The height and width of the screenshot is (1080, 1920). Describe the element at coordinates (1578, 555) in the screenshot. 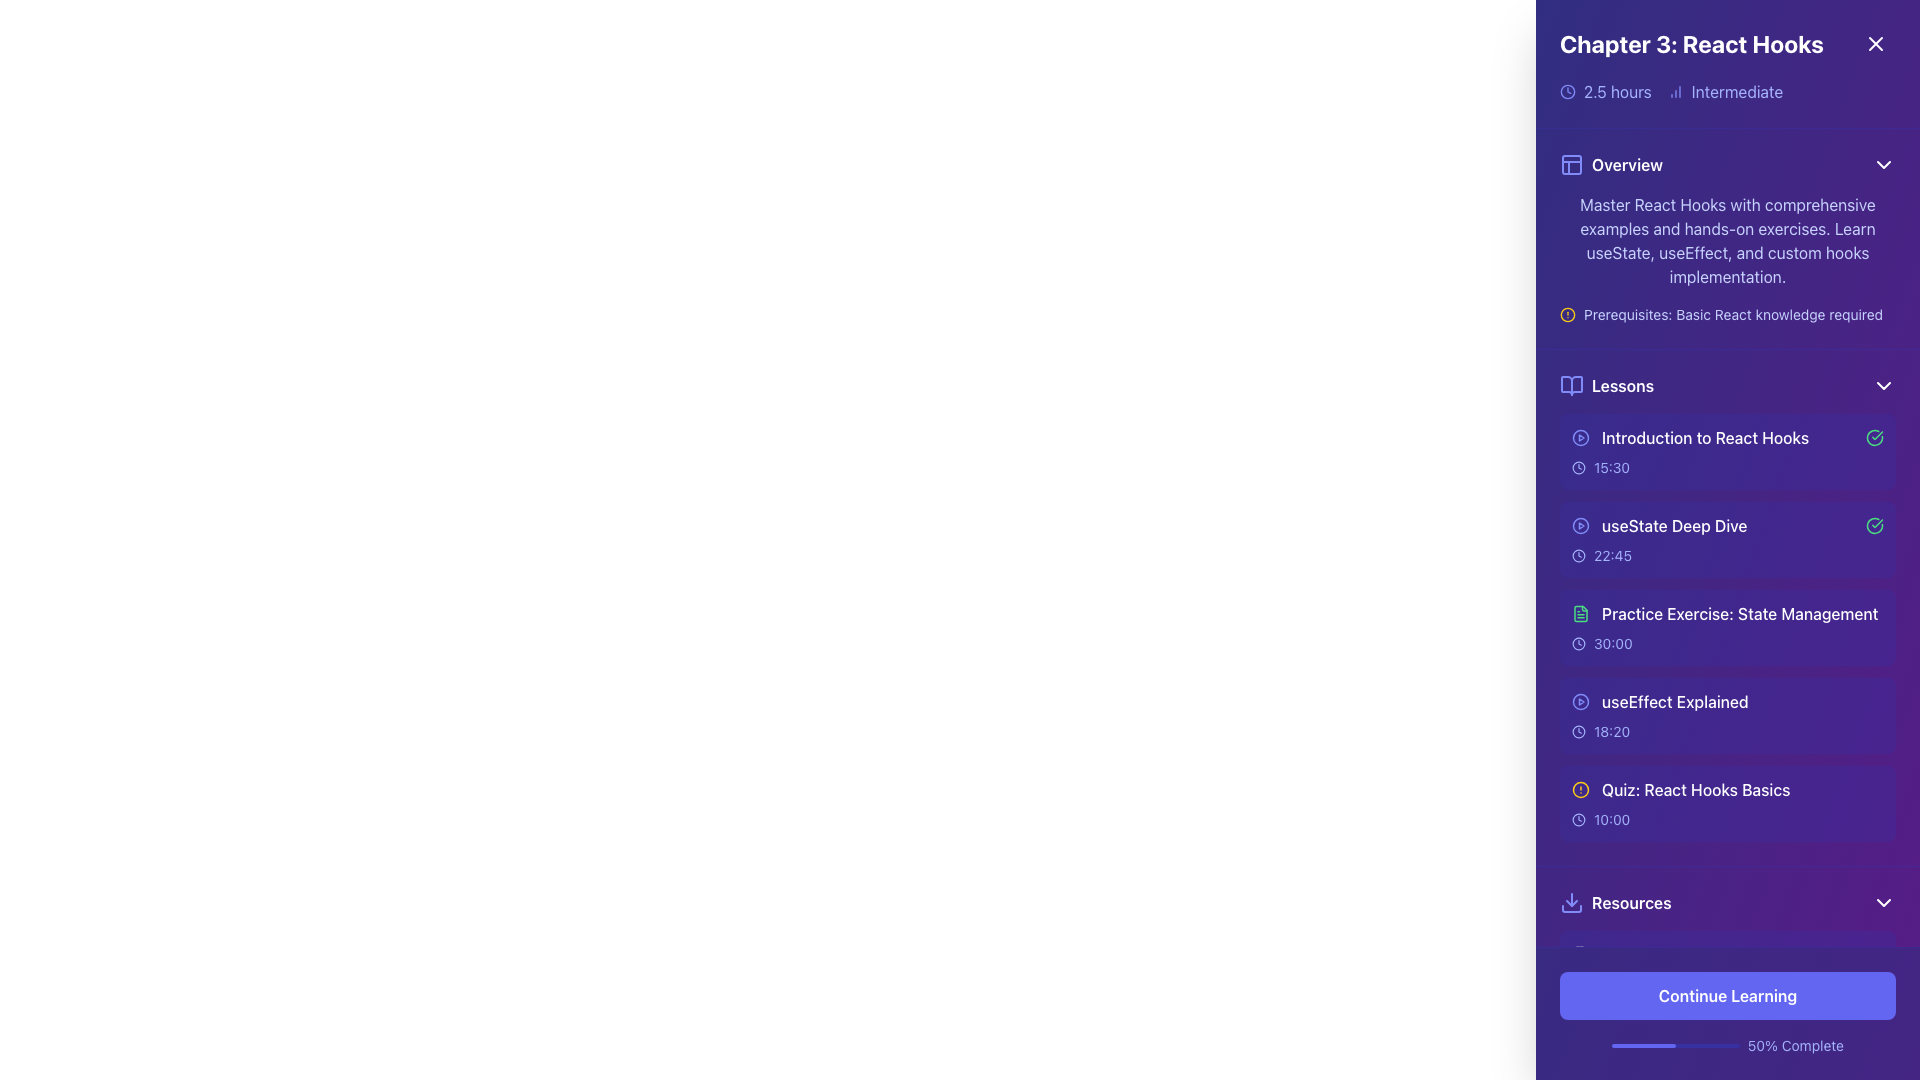

I see `the graphical icon component representing the center of the clock design, located to the left of the text '22:45' for the 'useState Deep Dive' lesson` at that location.